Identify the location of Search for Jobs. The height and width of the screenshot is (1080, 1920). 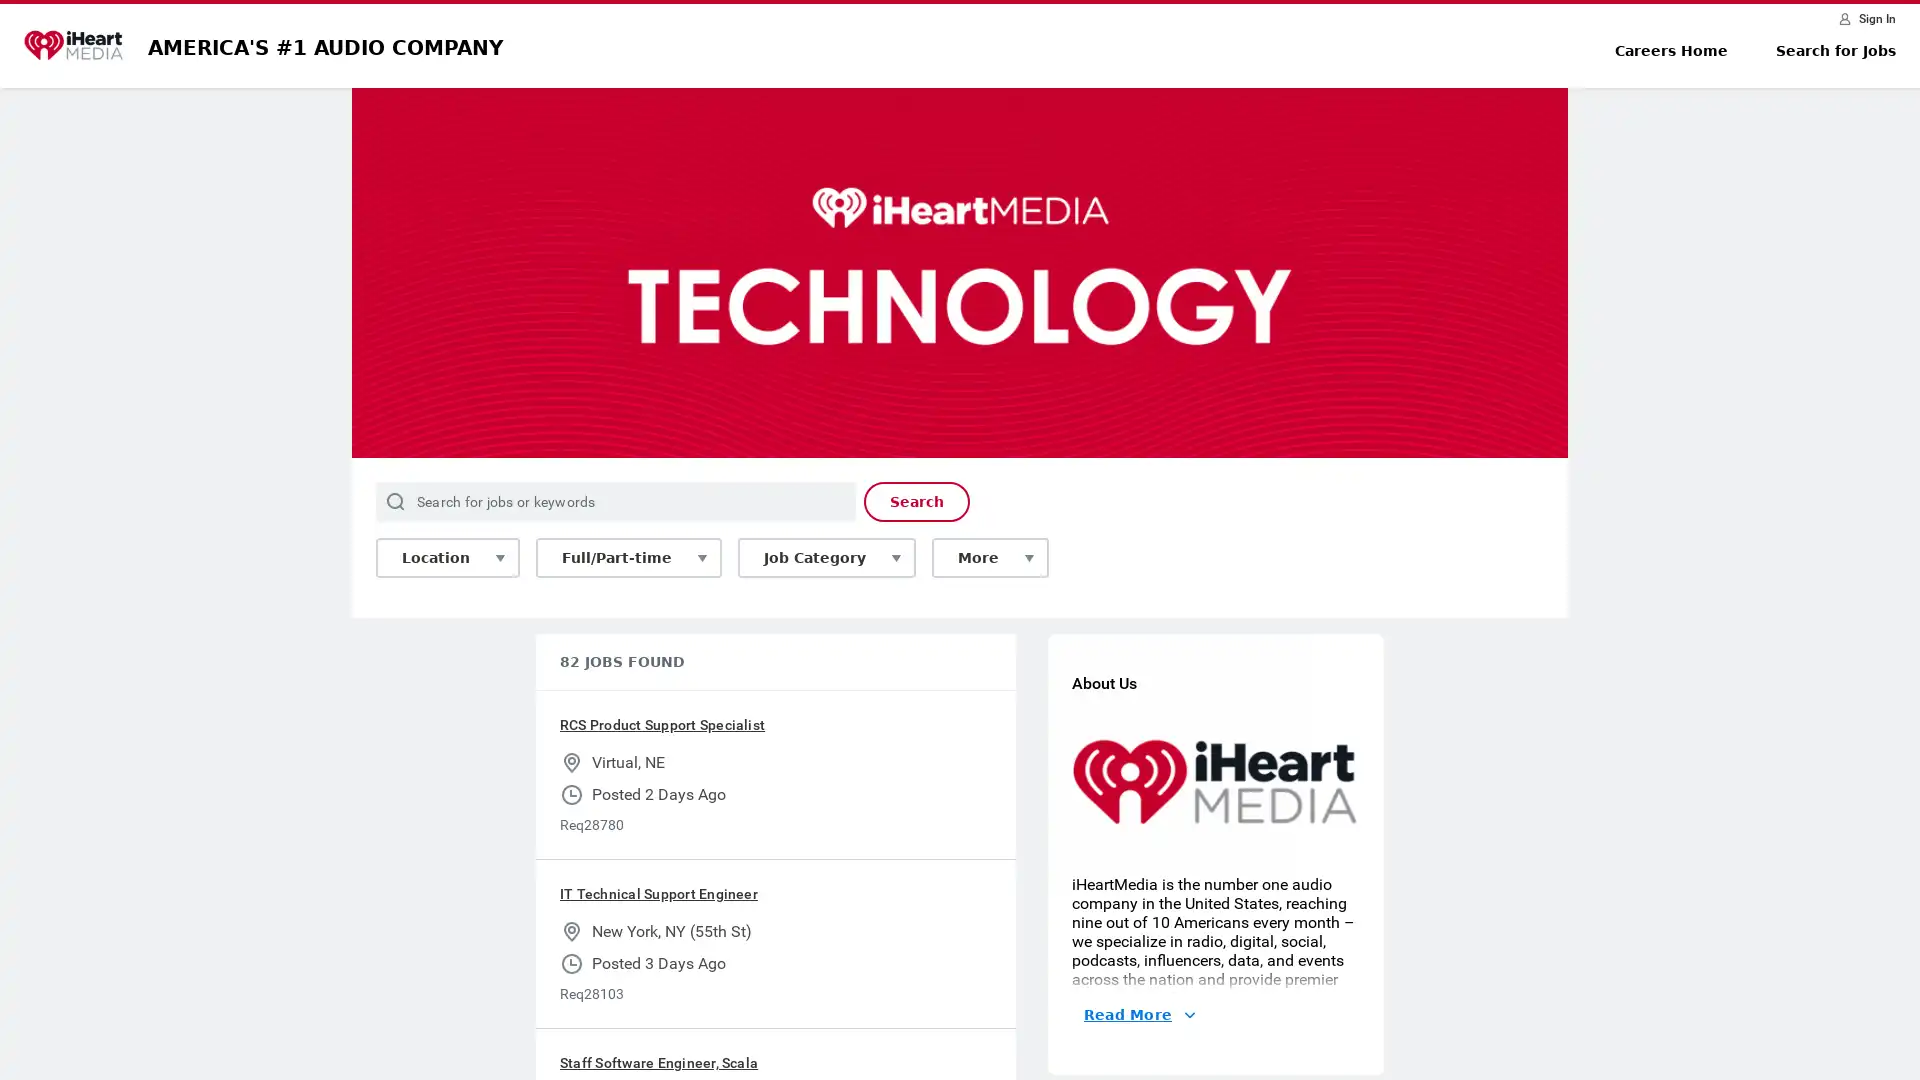
(1845, 50).